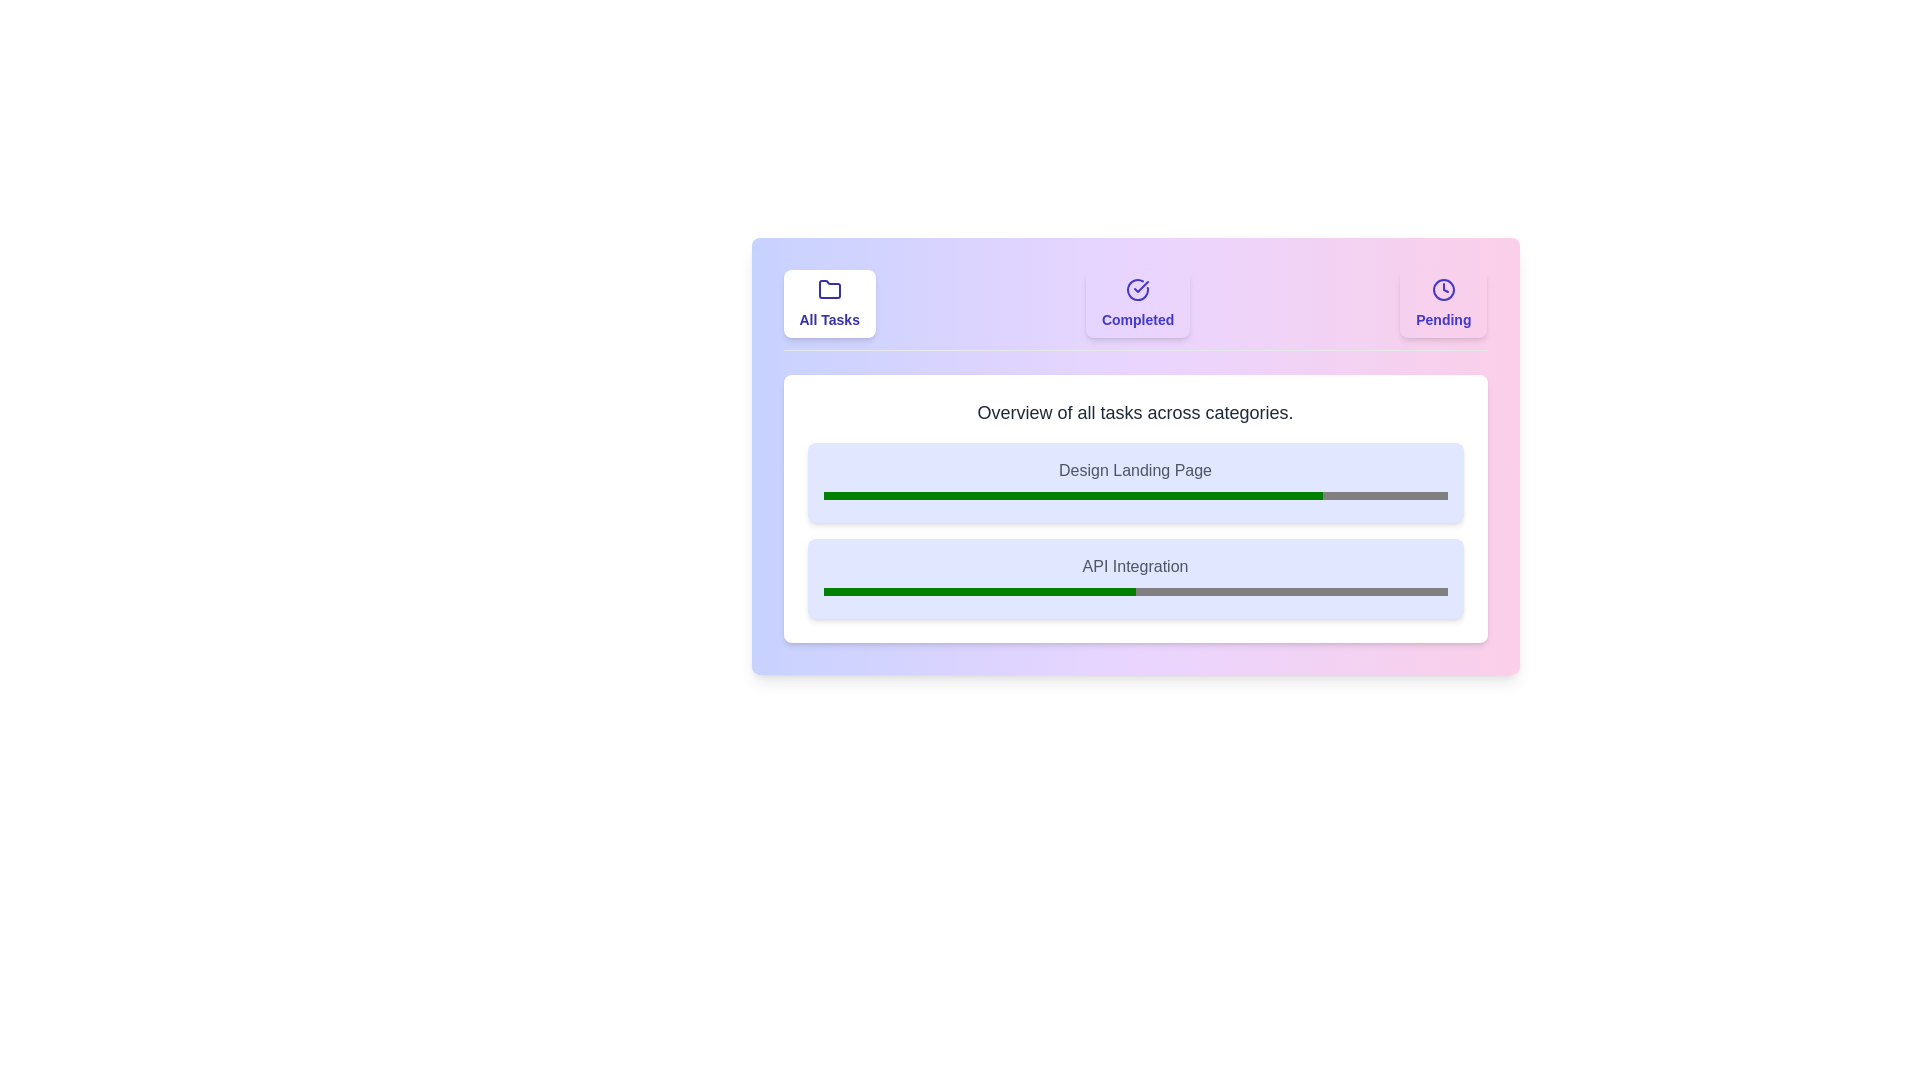  Describe the element at coordinates (1141, 286) in the screenshot. I see `the checkmark icon within the SVG graphic labeled 'lucide-circle-check-big' that signifies a 'completed' status on the 'Completed' tab of the dashboard` at that location.